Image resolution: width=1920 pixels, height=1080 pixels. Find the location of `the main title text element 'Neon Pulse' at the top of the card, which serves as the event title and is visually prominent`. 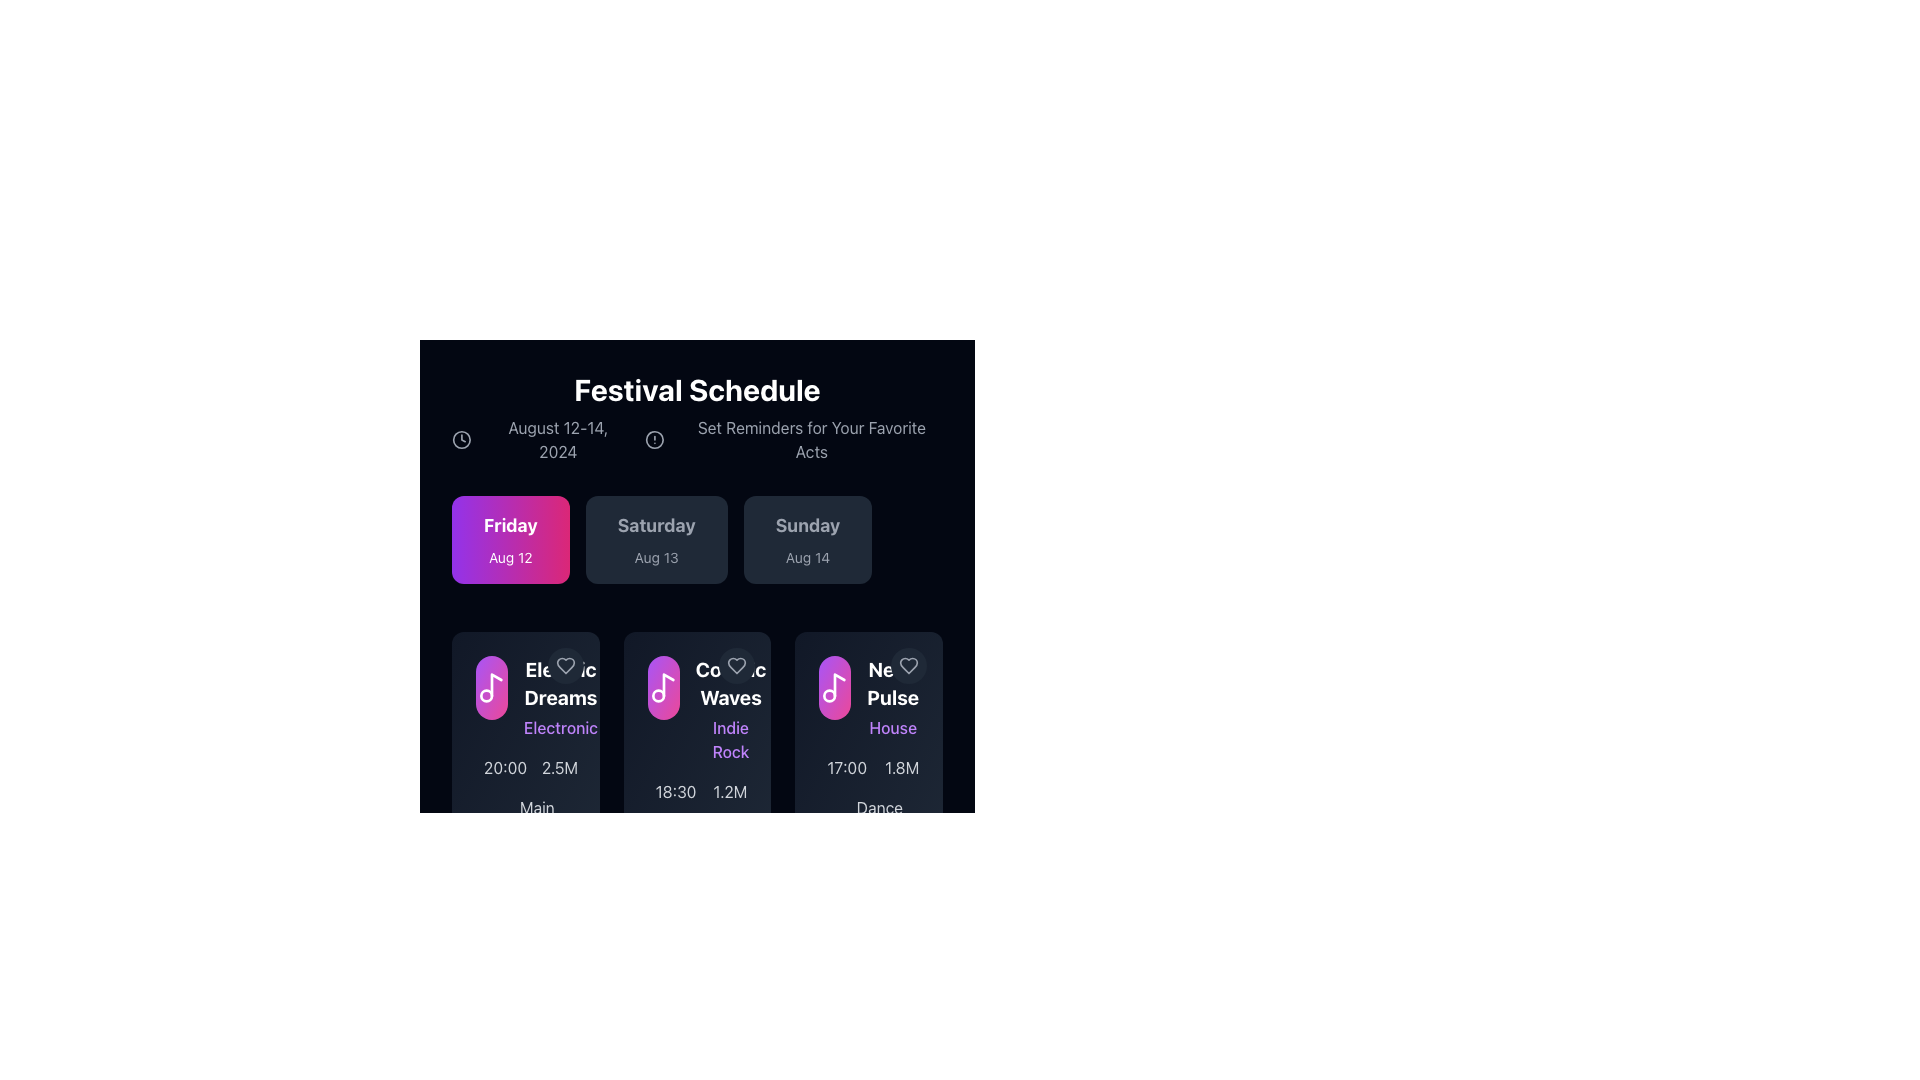

the main title text element 'Neon Pulse' at the top of the card, which serves as the event title and is visually prominent is located at coordinates (892, 682).